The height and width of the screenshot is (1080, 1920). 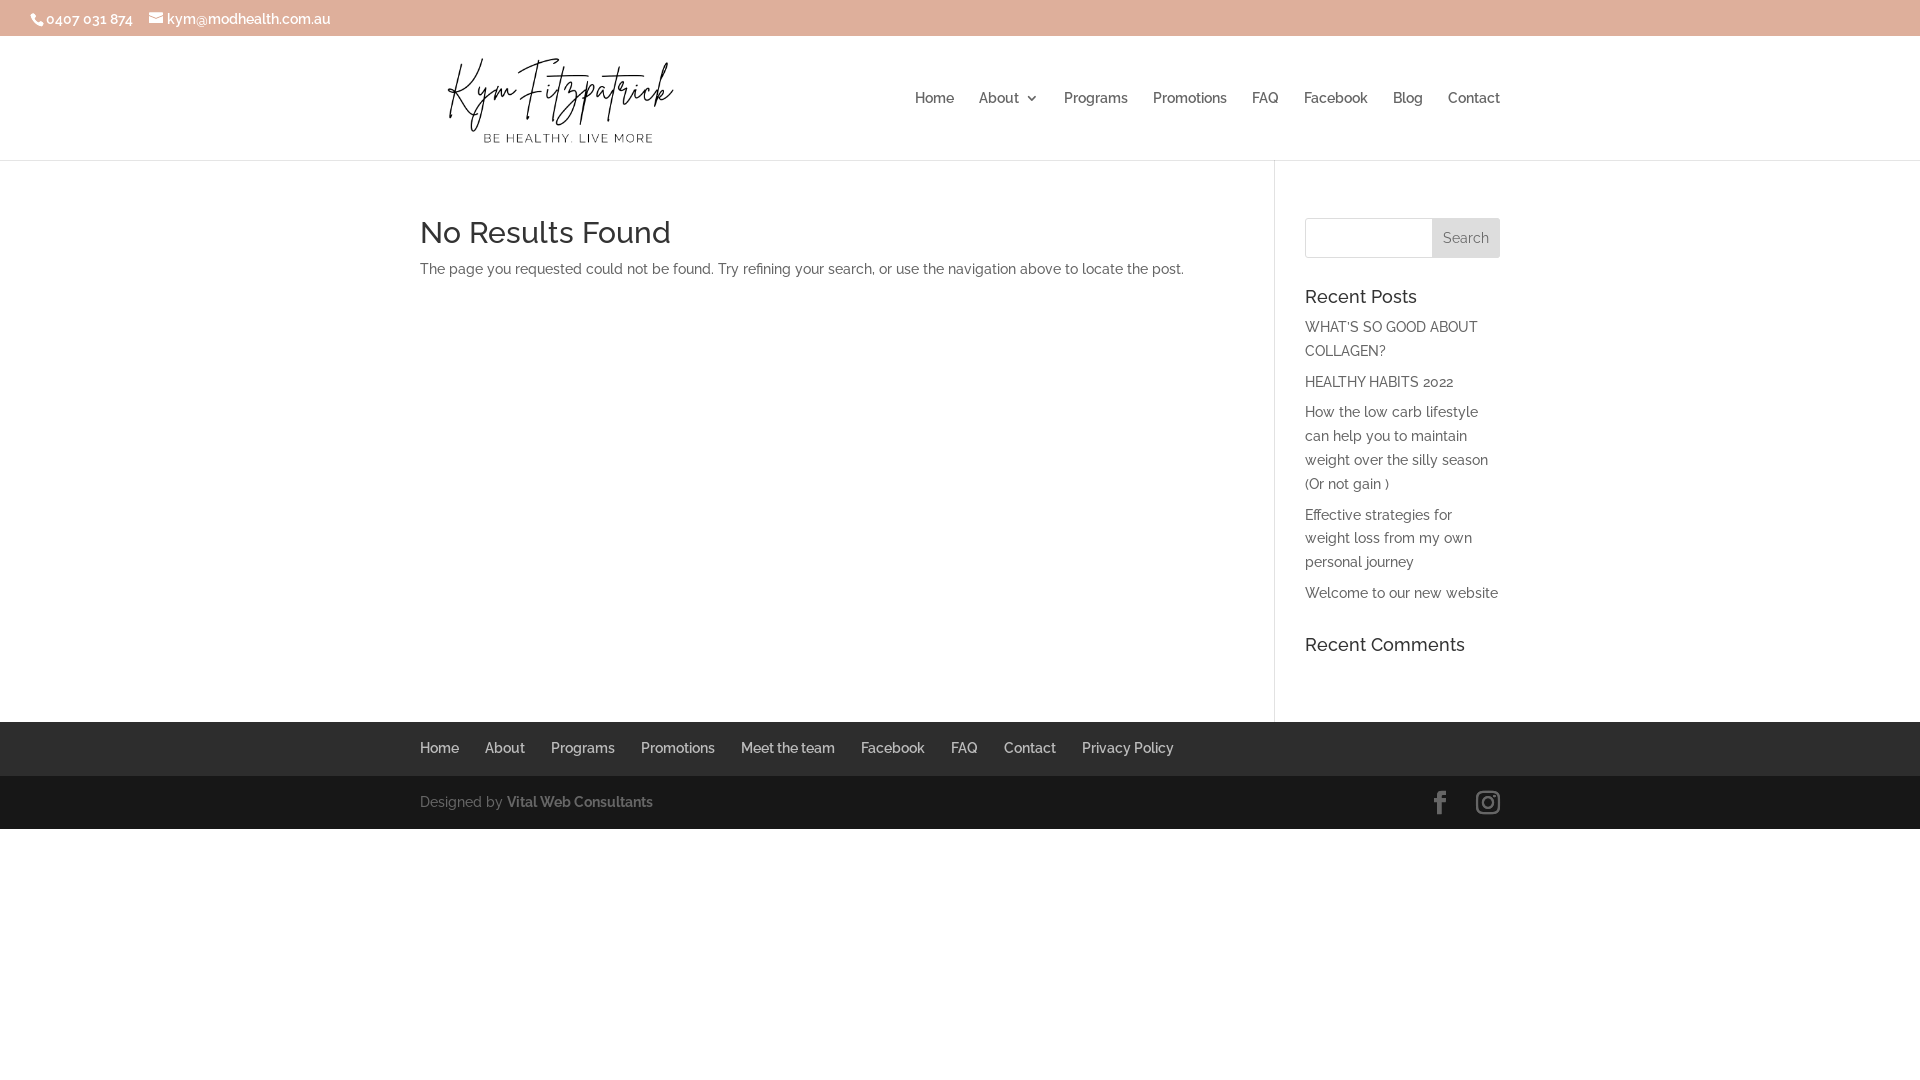 What do you see at coordinates (891, 748) in the screenshot?
I see `'Facebook'` at bounding box center [891, 748].